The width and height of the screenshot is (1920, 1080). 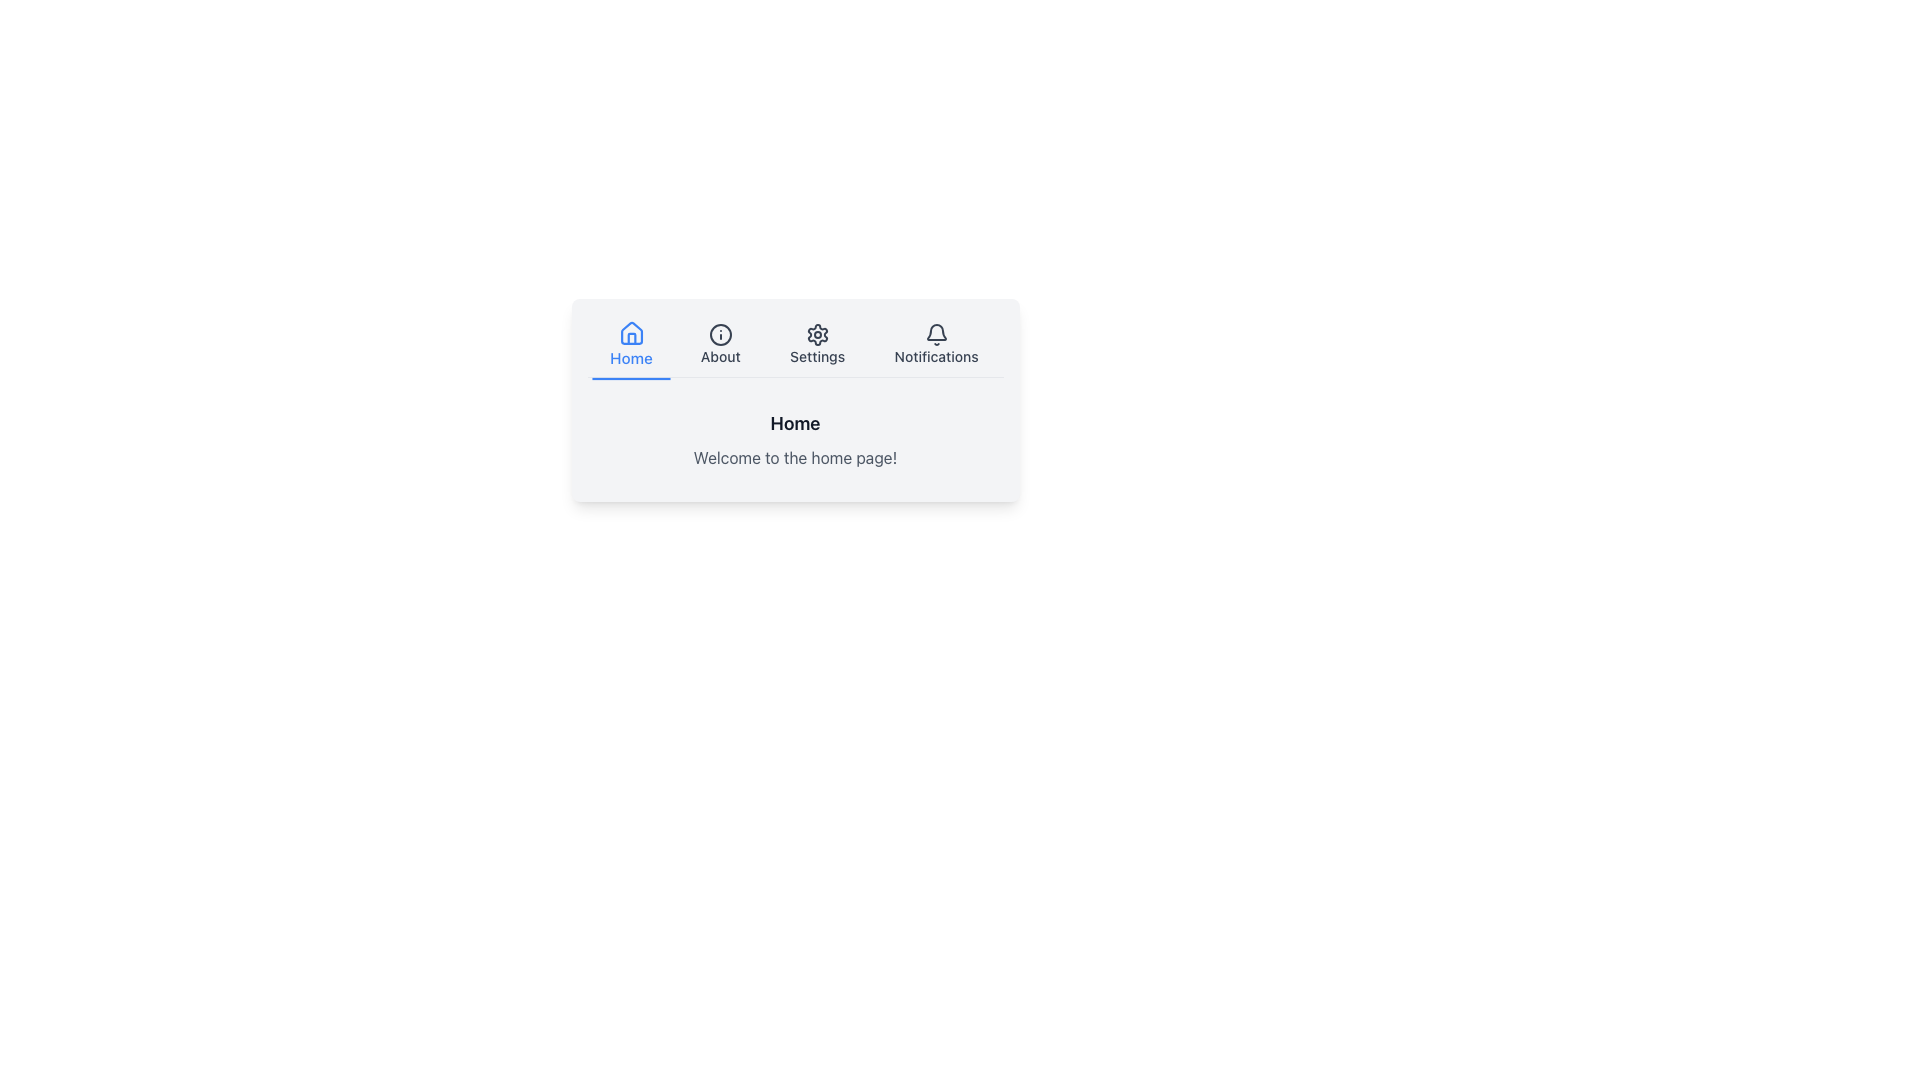 What do you see at coordinates (630, 337) in the screenshot?
I see `the door icon within the house SVG icon at the top left of the navigation bar` at bounding box center [630, 337].